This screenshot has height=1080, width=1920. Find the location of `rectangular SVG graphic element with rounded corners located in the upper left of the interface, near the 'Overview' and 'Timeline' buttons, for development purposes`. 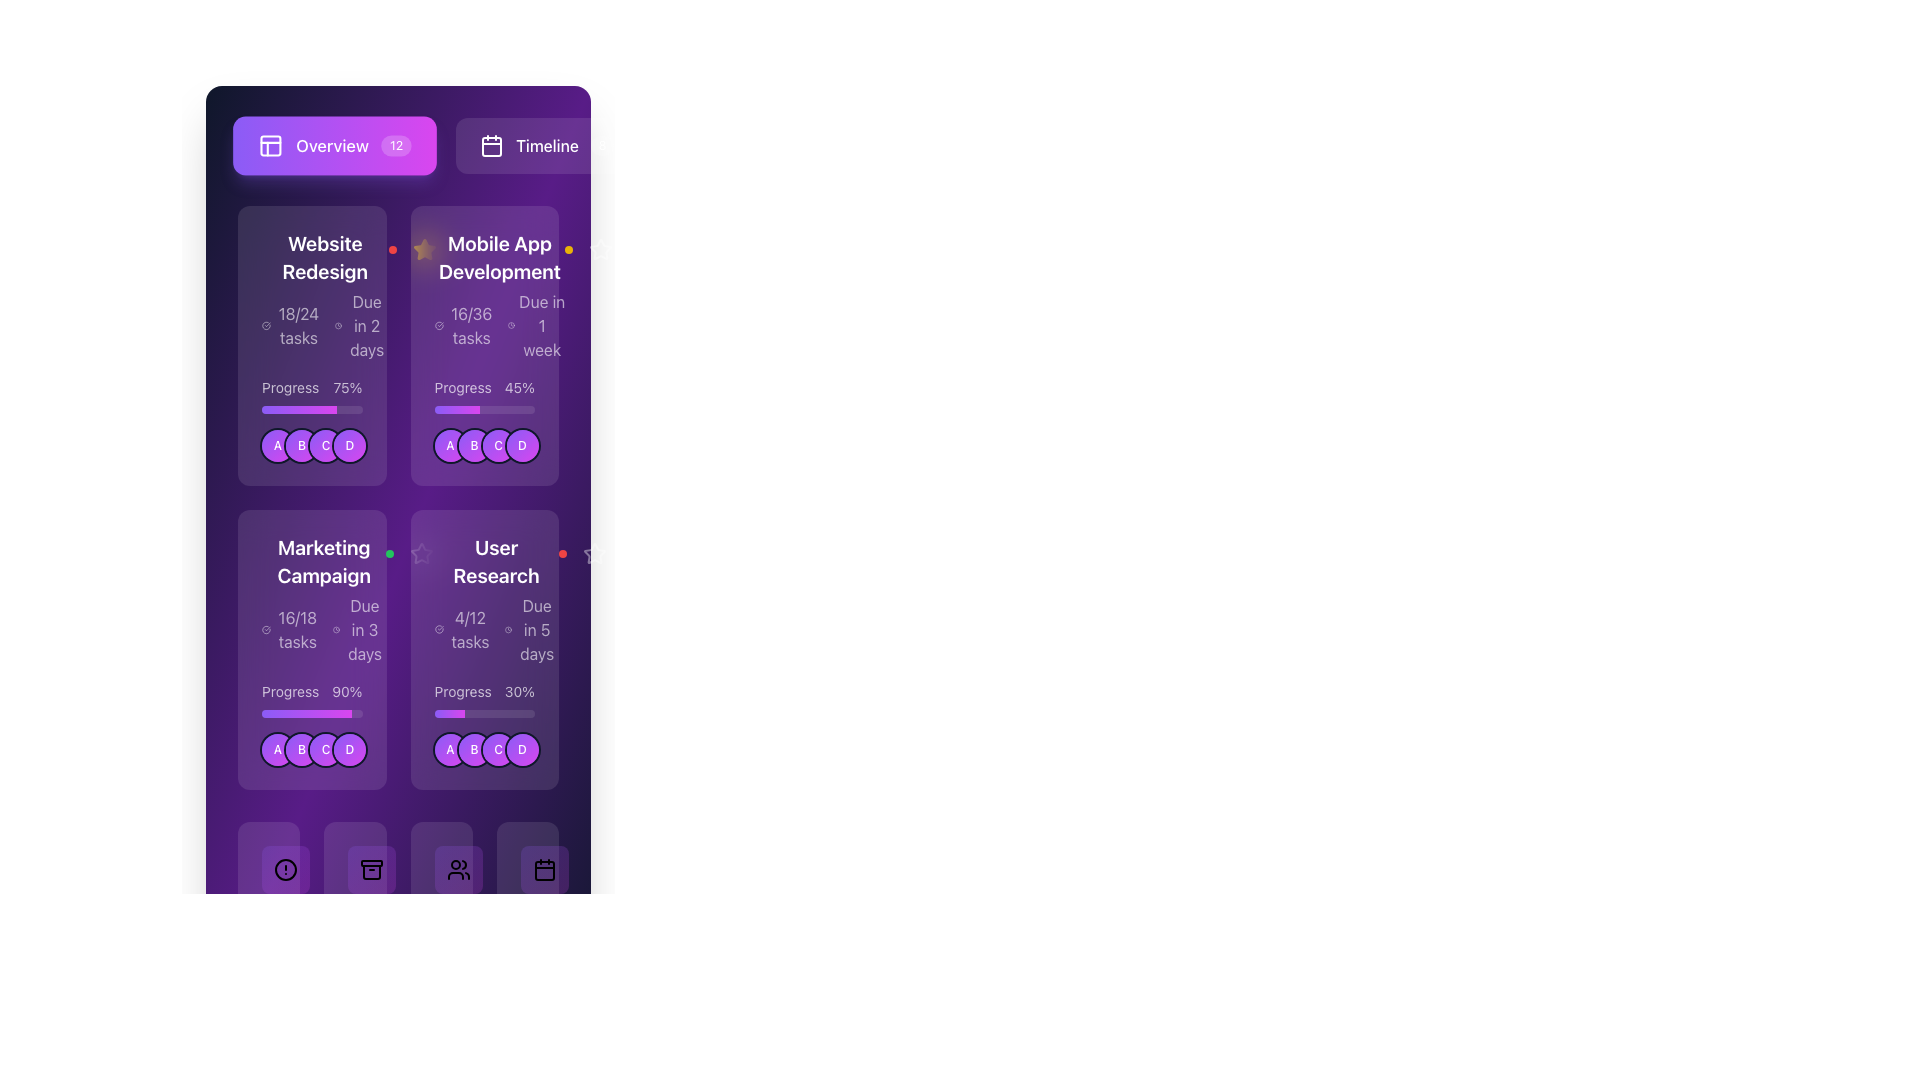

rectangular SVG graphic element with rounded corners located in the upper left of the interface, near the 'Overview' and 'Timeline' buttons, for development purposes is located at coordinates (269, 145).